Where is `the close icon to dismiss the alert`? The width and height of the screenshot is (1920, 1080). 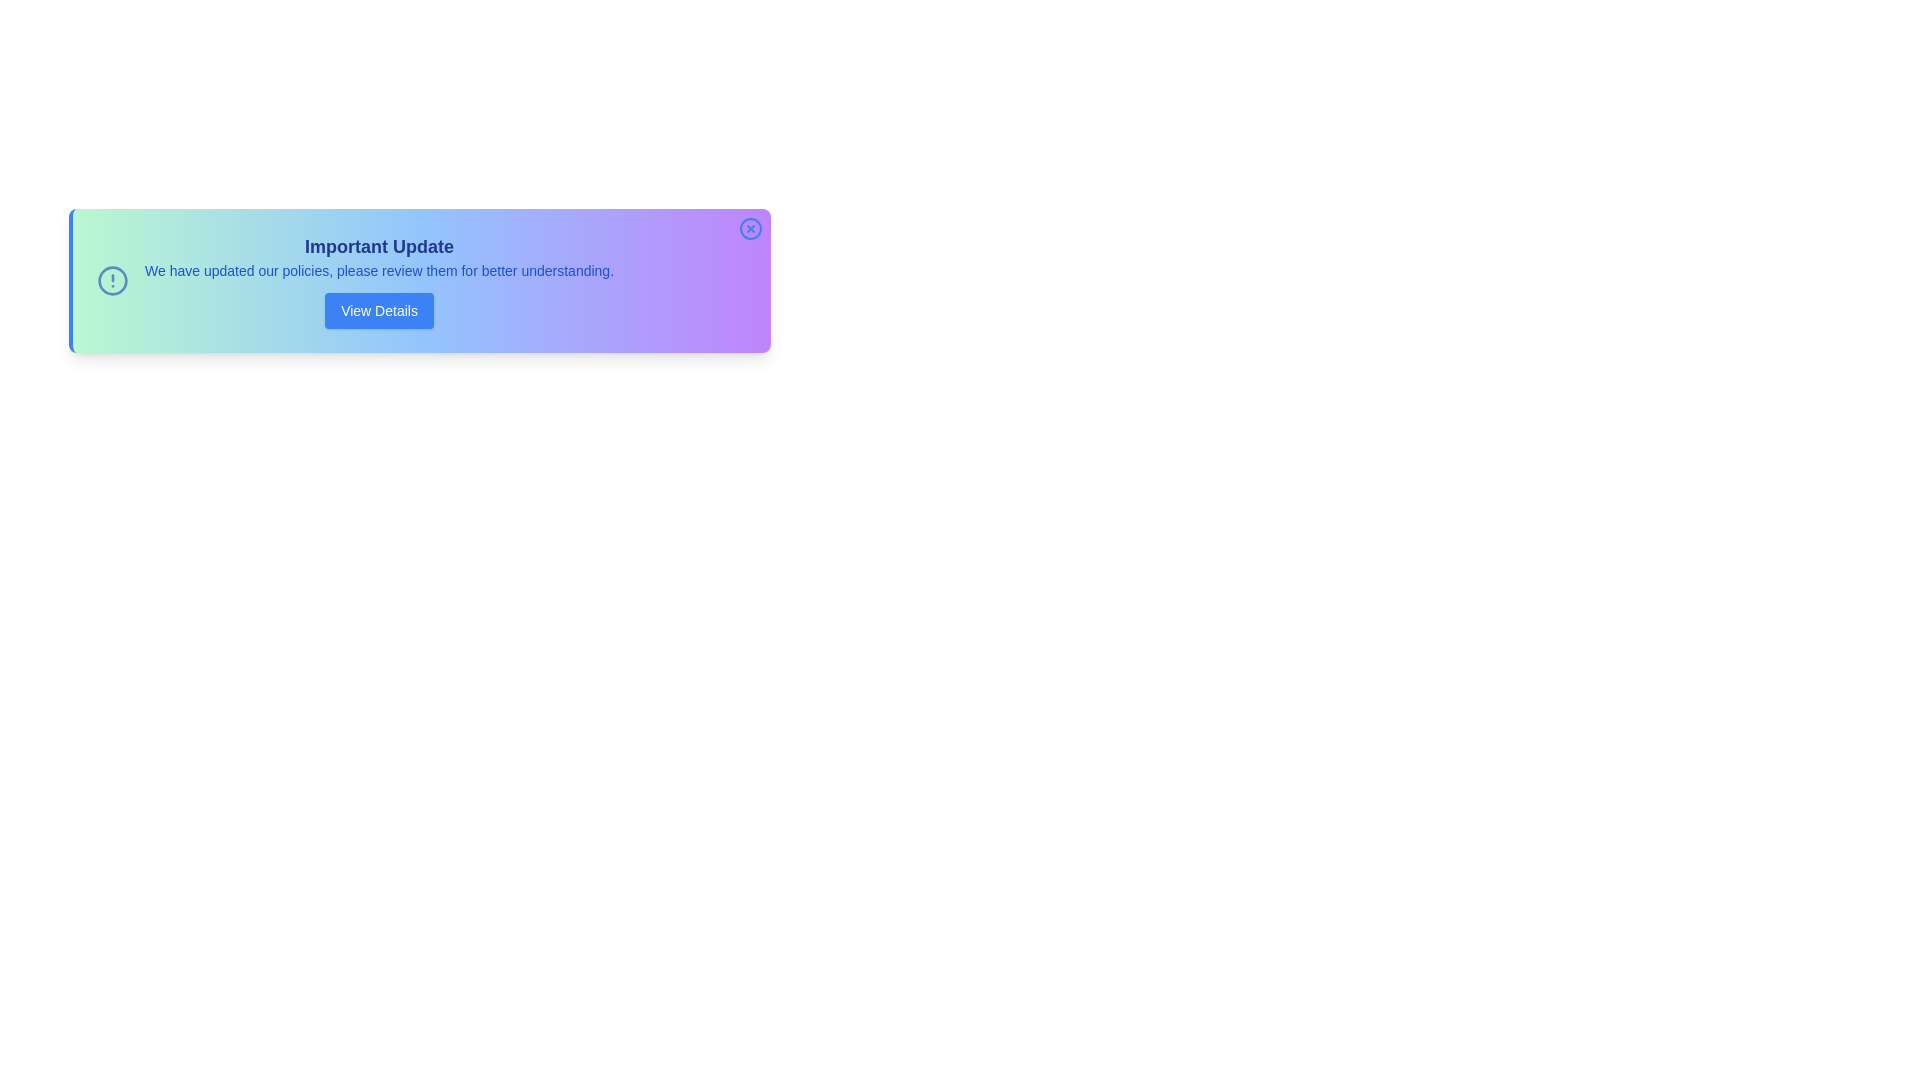 the close icon to dismiss the alert is located at coordinates (749, 227).